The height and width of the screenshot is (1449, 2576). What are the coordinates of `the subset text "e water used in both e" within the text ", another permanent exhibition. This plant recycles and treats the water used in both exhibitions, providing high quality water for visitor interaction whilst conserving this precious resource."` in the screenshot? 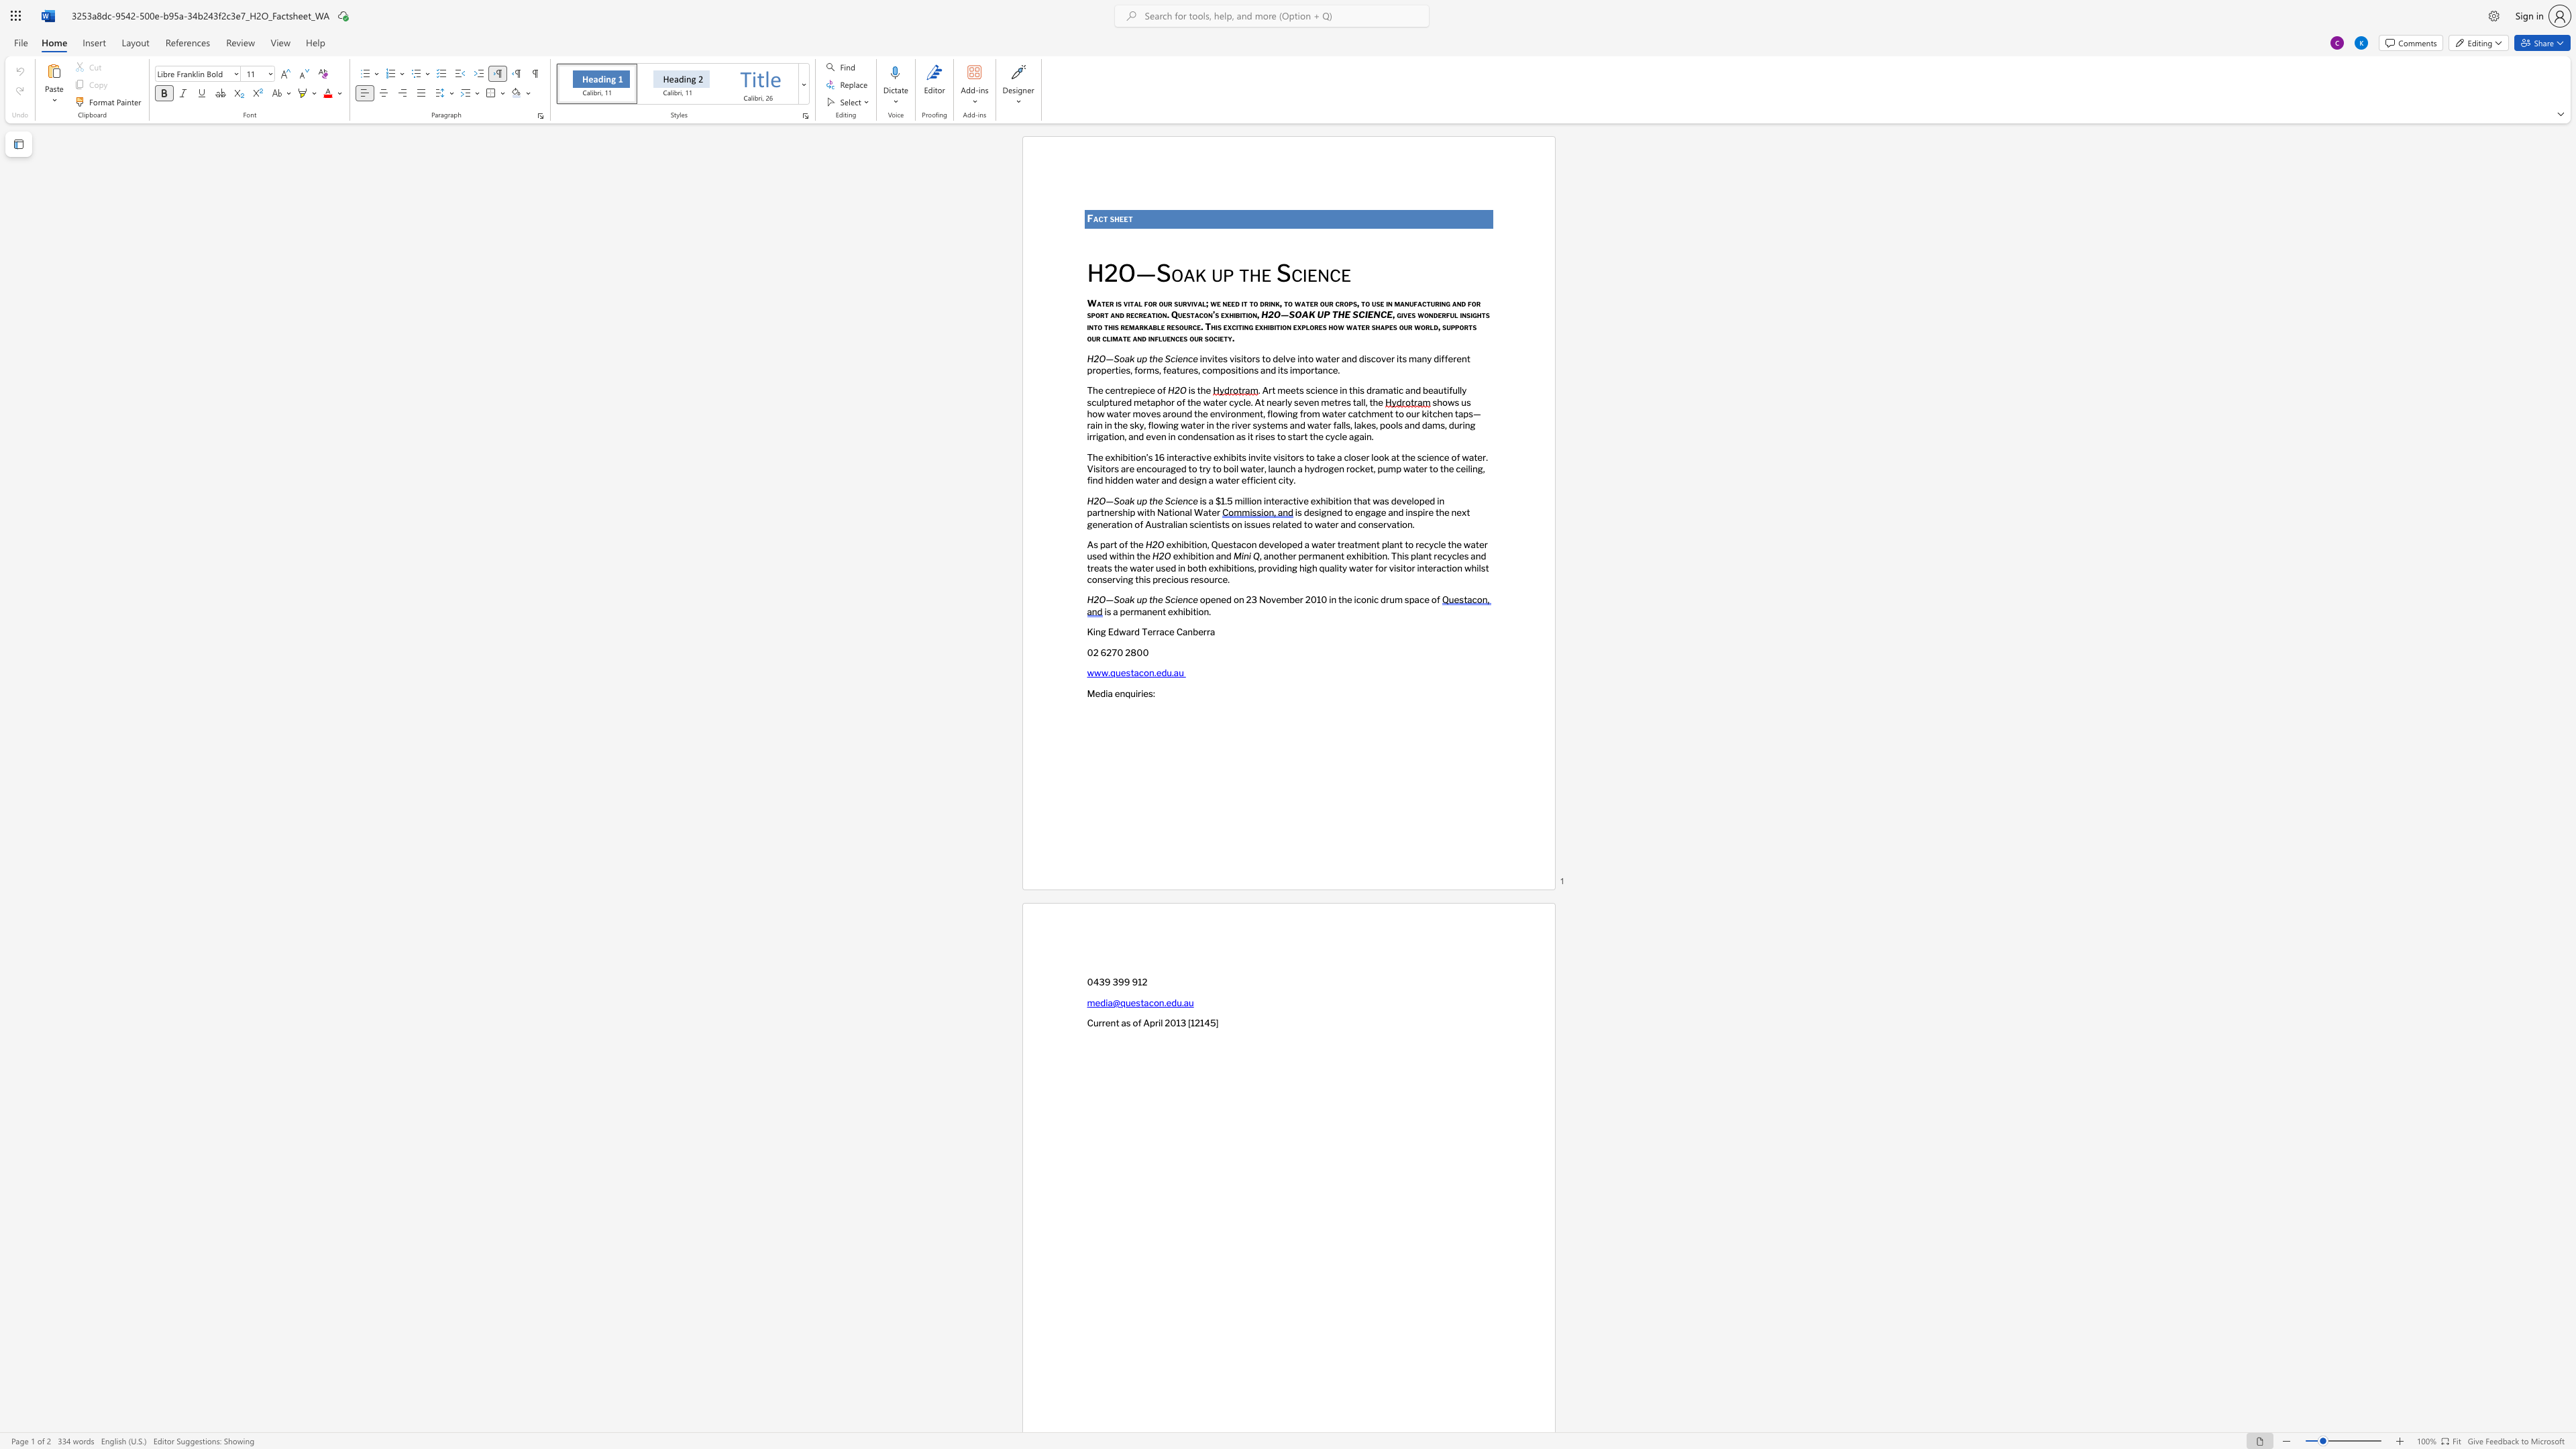 It's located at (1122, 567).